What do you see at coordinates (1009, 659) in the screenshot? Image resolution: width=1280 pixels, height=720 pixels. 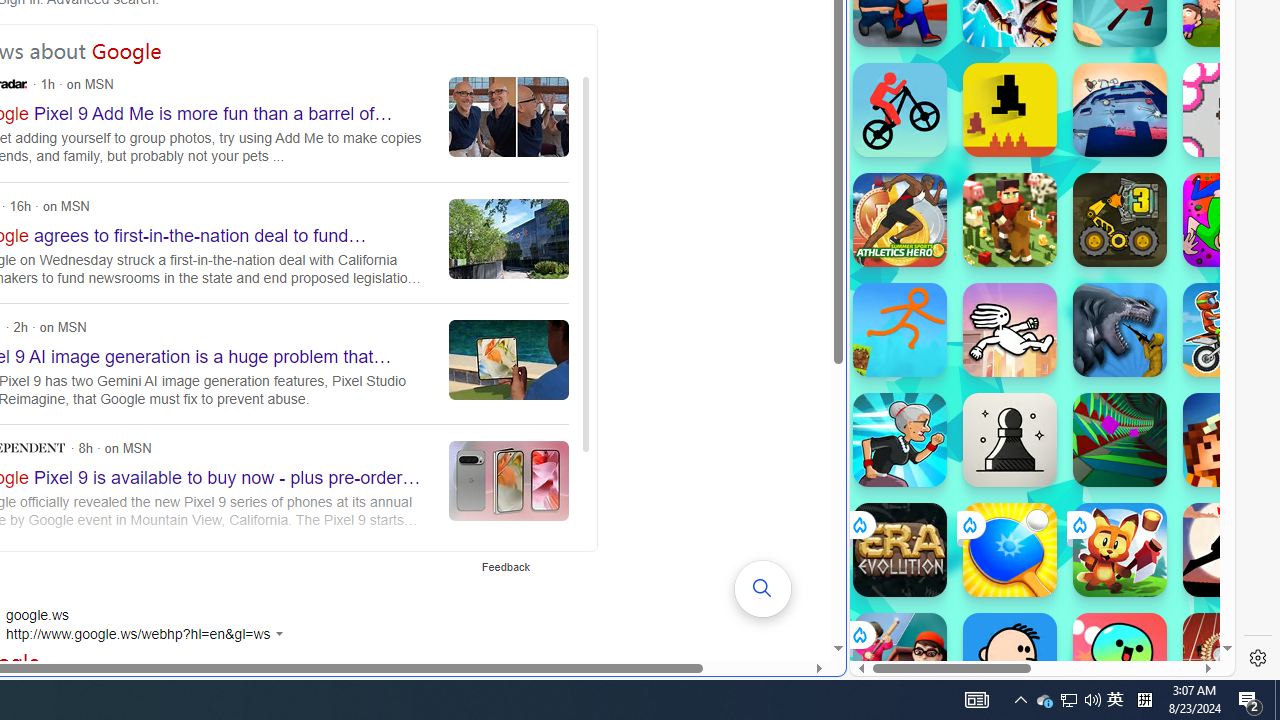 I see `'Poor Eddie'` at bounding box center [1009, 659].